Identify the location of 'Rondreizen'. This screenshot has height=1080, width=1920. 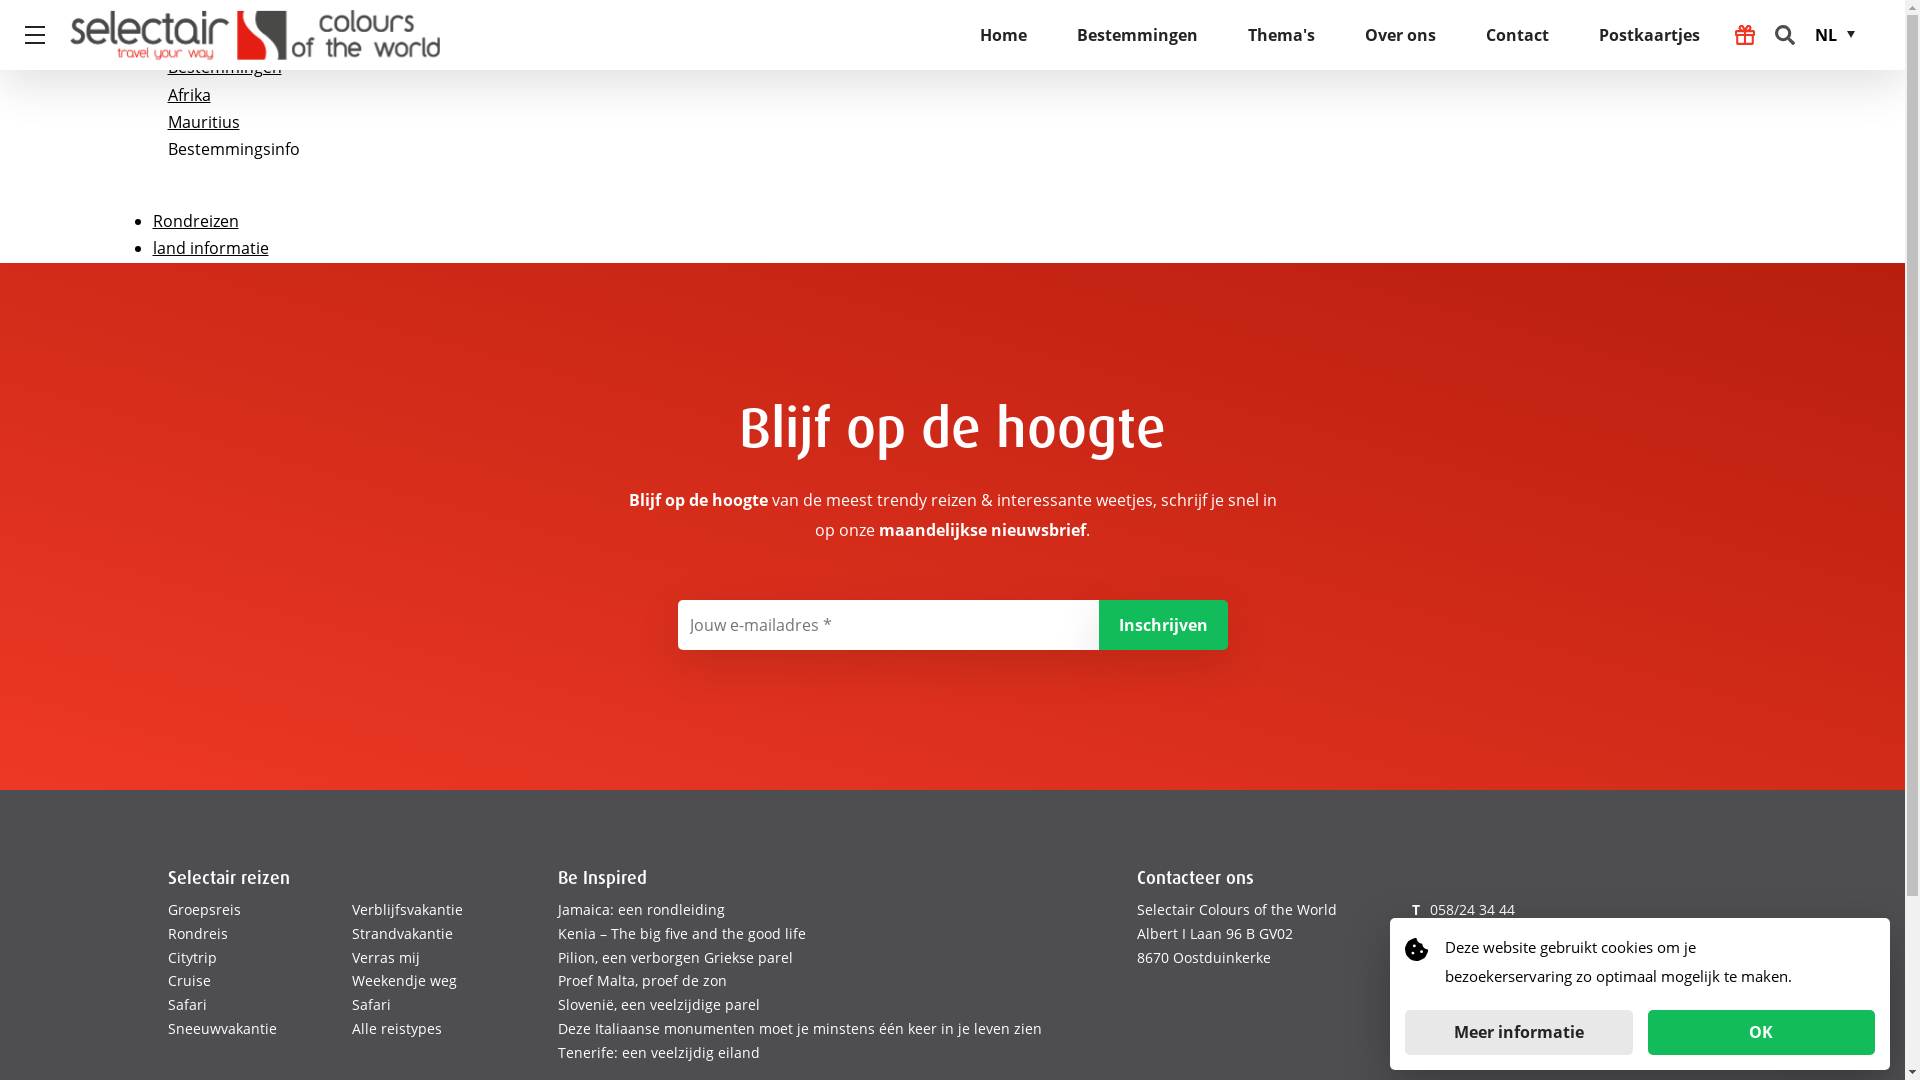
(151, 220).